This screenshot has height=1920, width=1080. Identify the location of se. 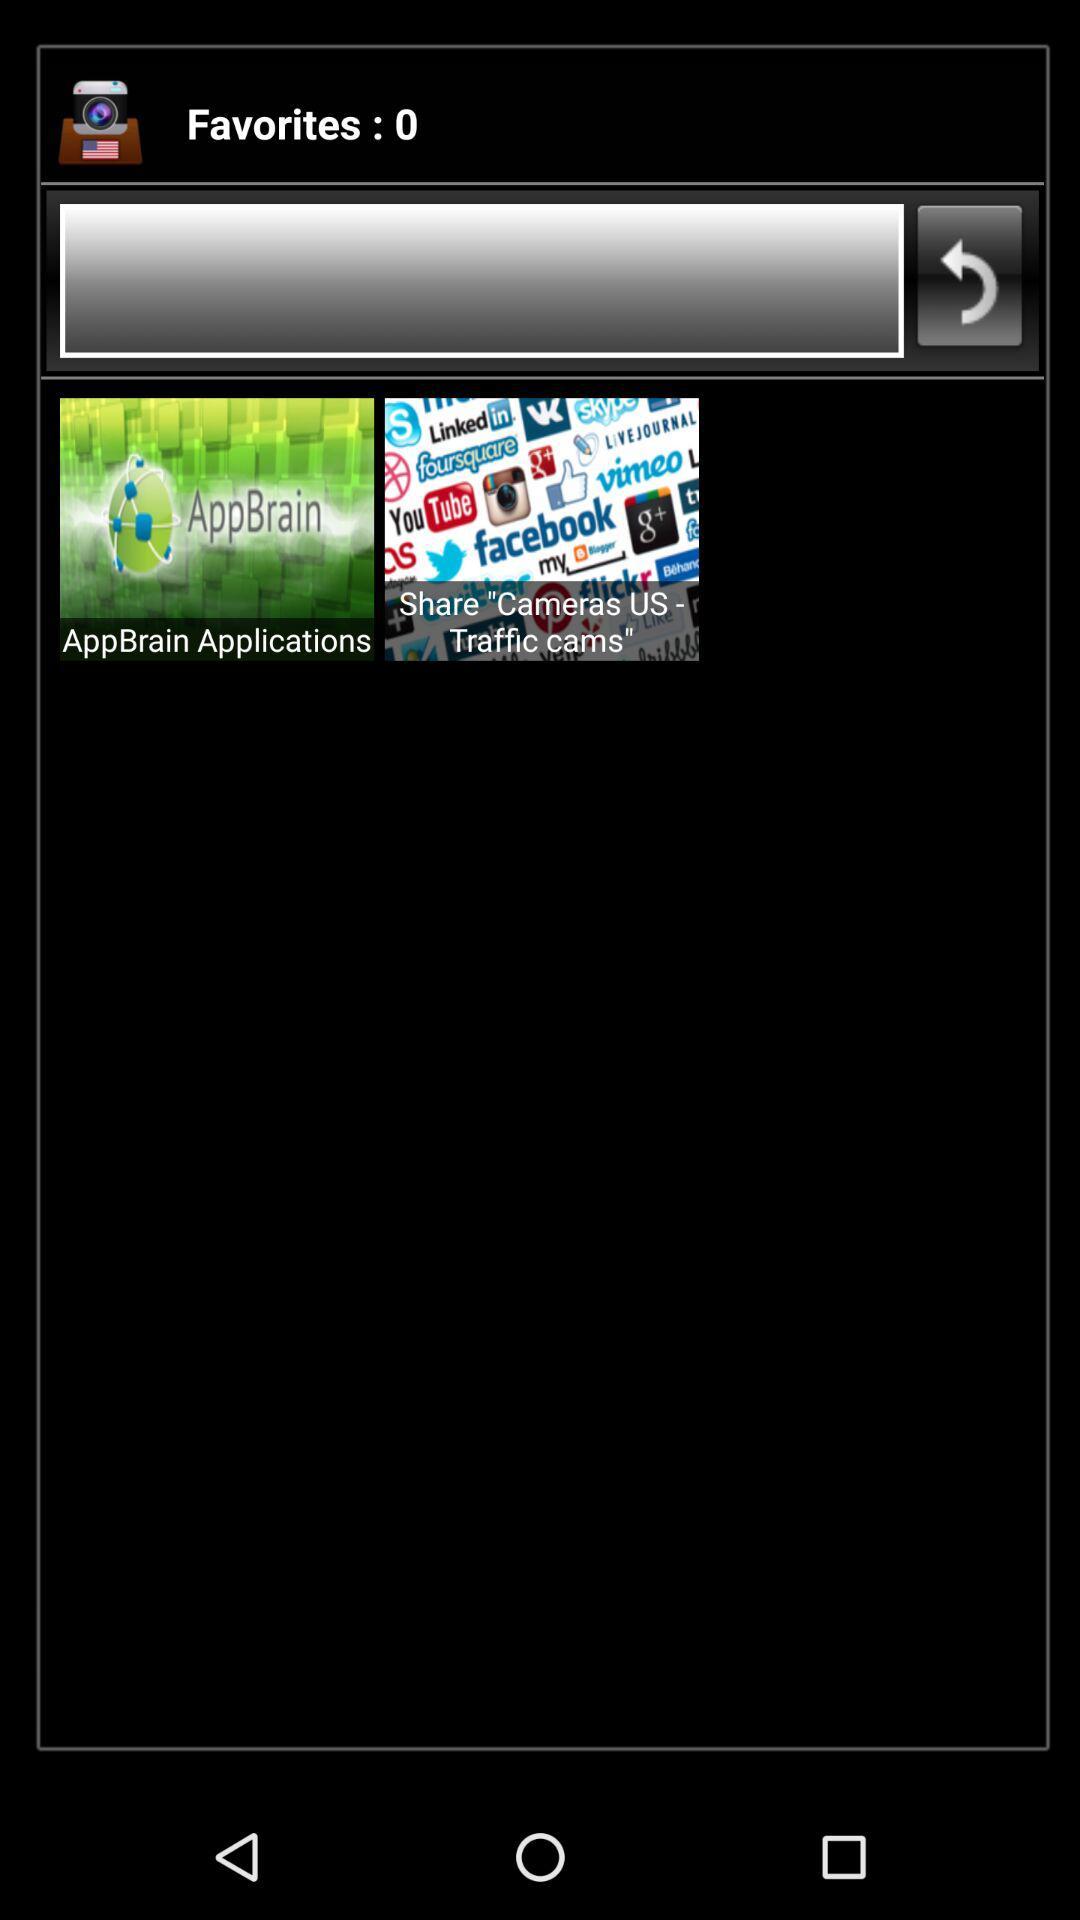
(481, 279).